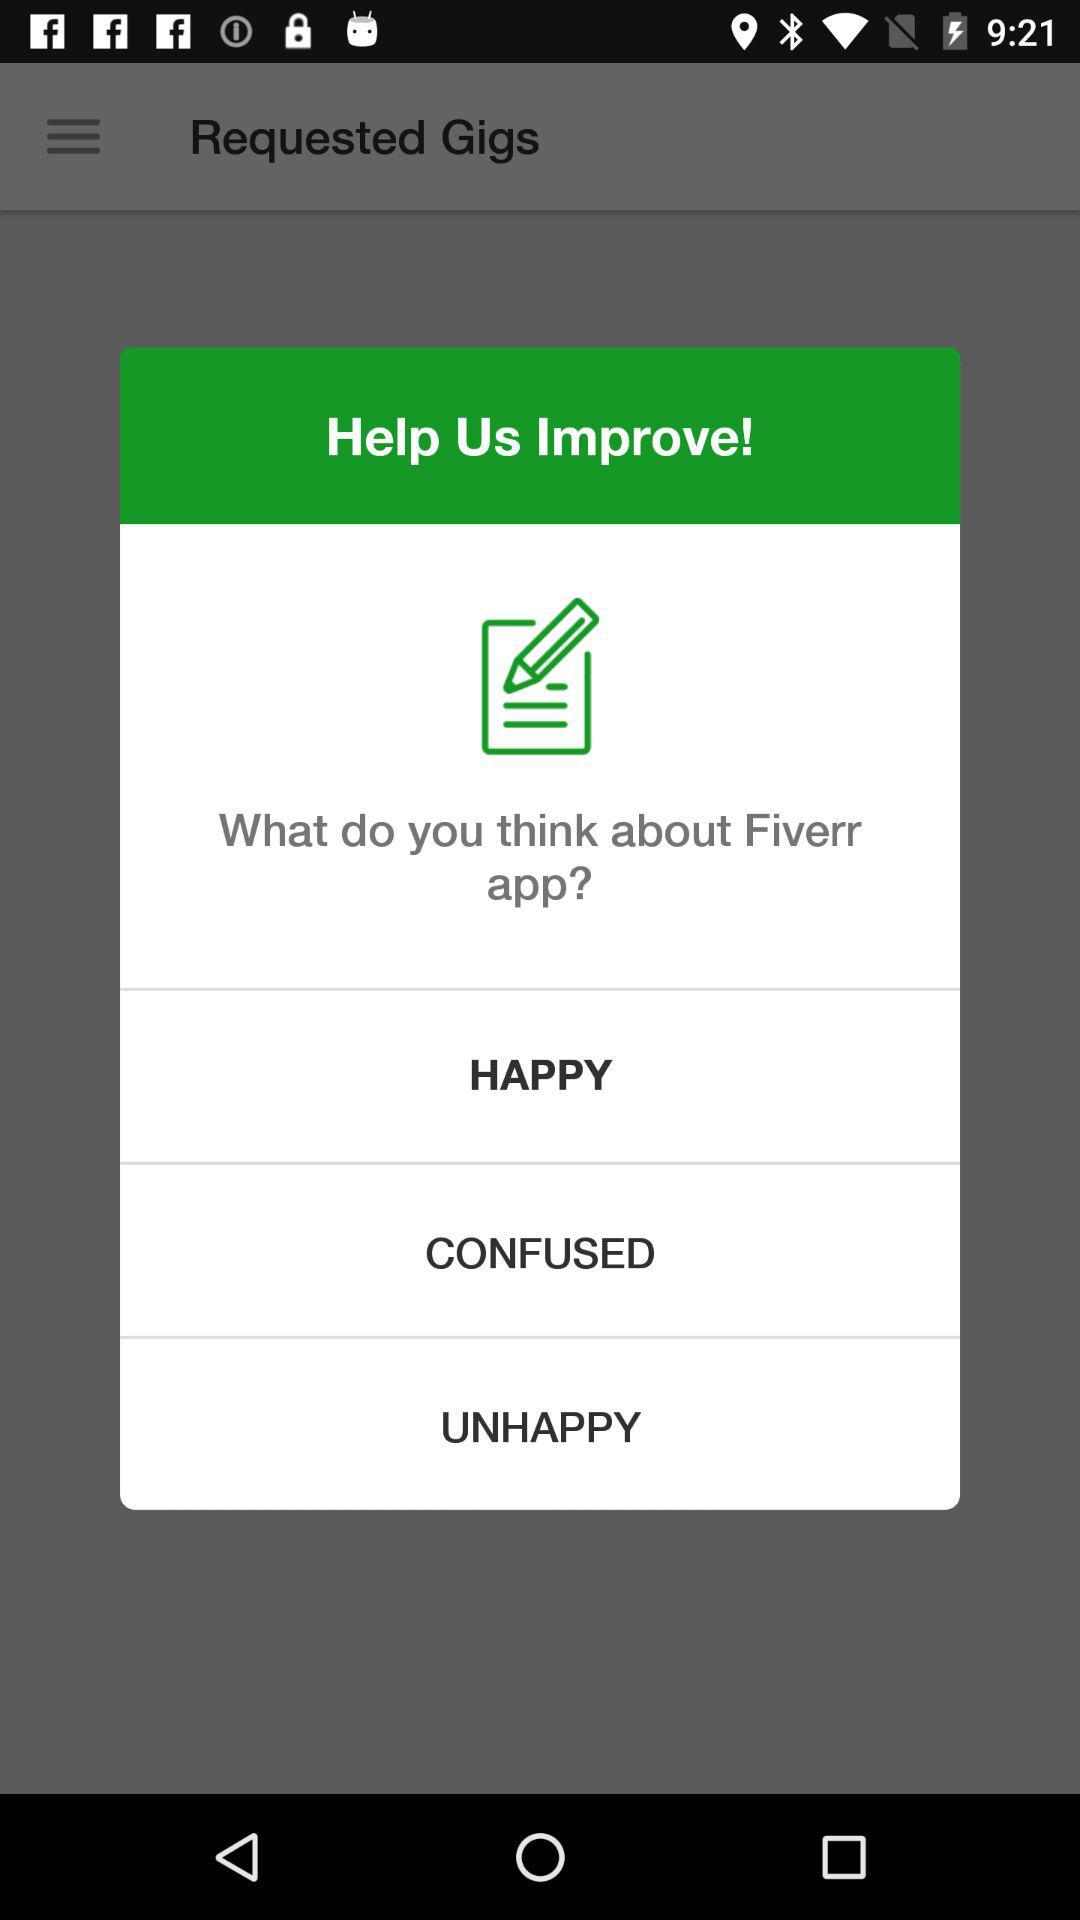  What do you see at coordinates (540, 1249) in the screenshot?
I see `the confused` at bounding box center [540, 1249].